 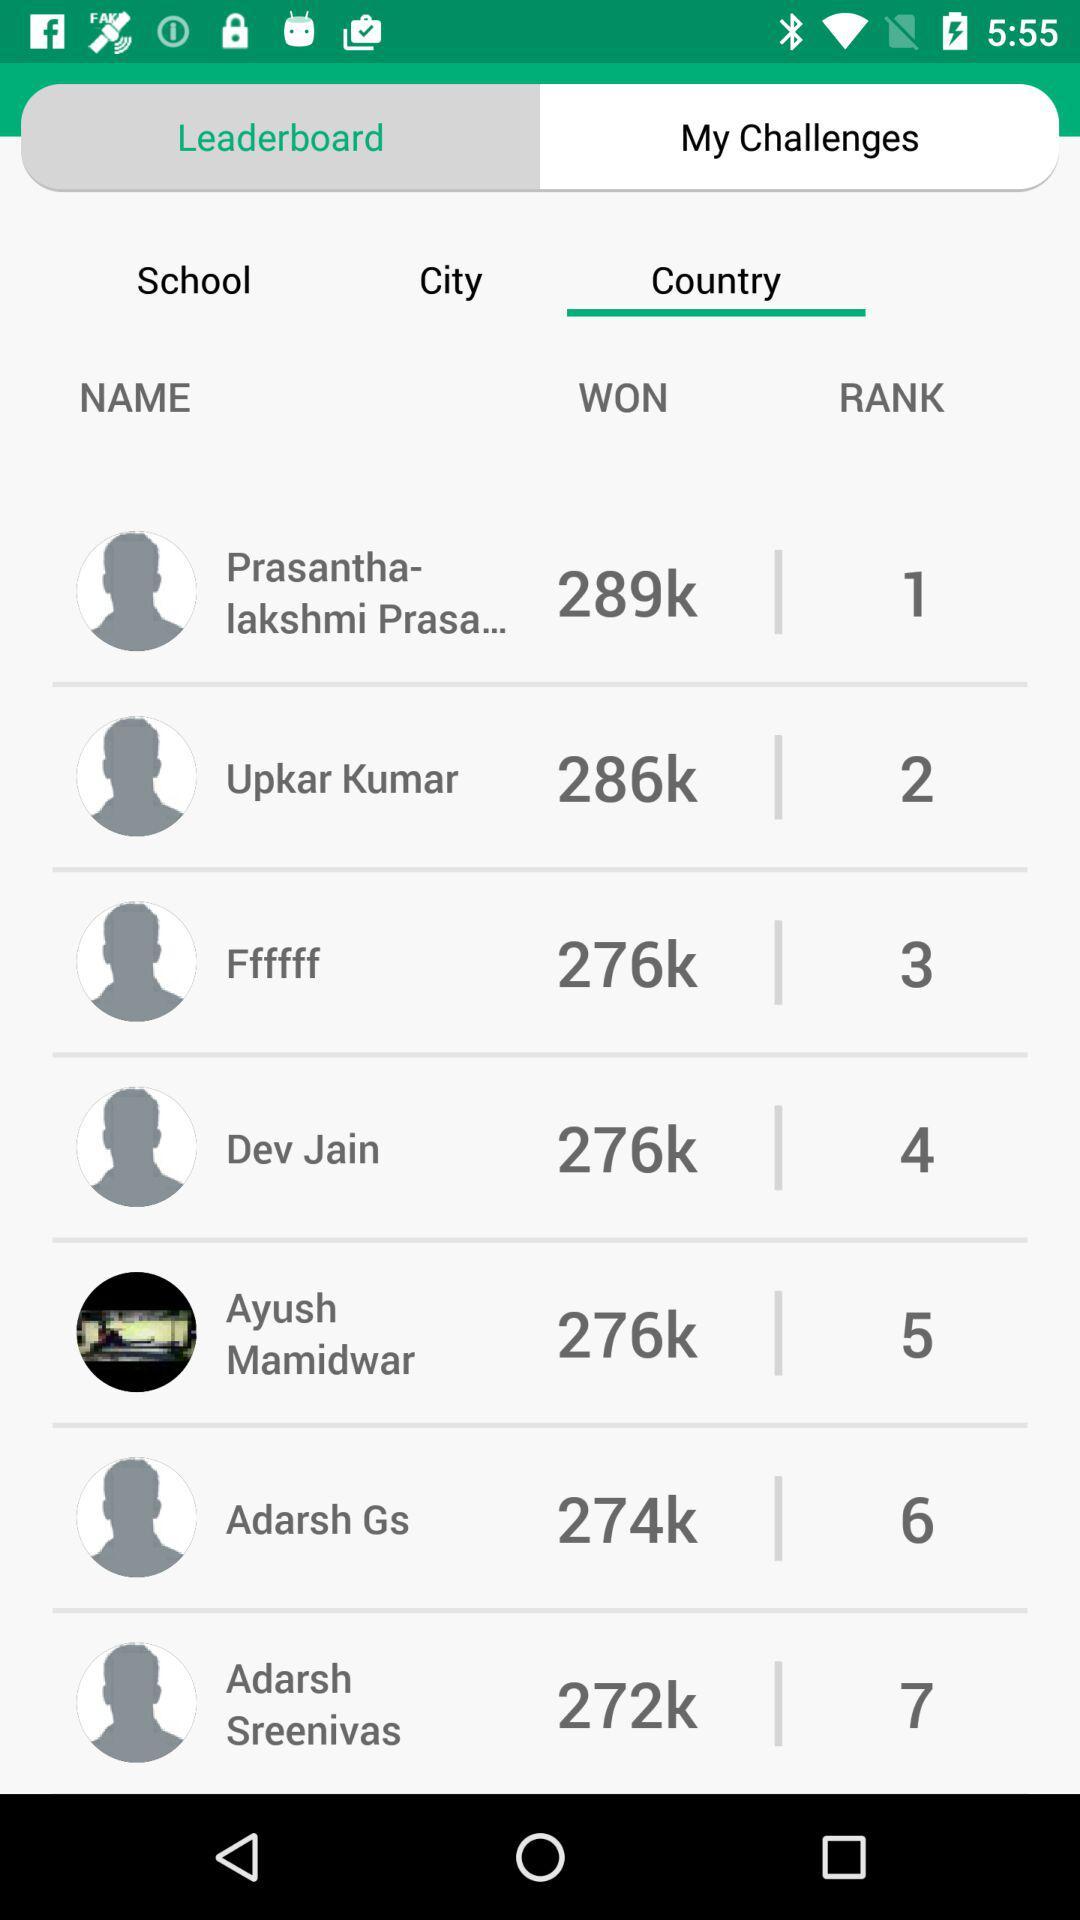 What do you see at coordinates (136, 1333) in the screenshot?
I see `the image icon left side of text  ayush mamidwar` at bounding box center [136, 1333].